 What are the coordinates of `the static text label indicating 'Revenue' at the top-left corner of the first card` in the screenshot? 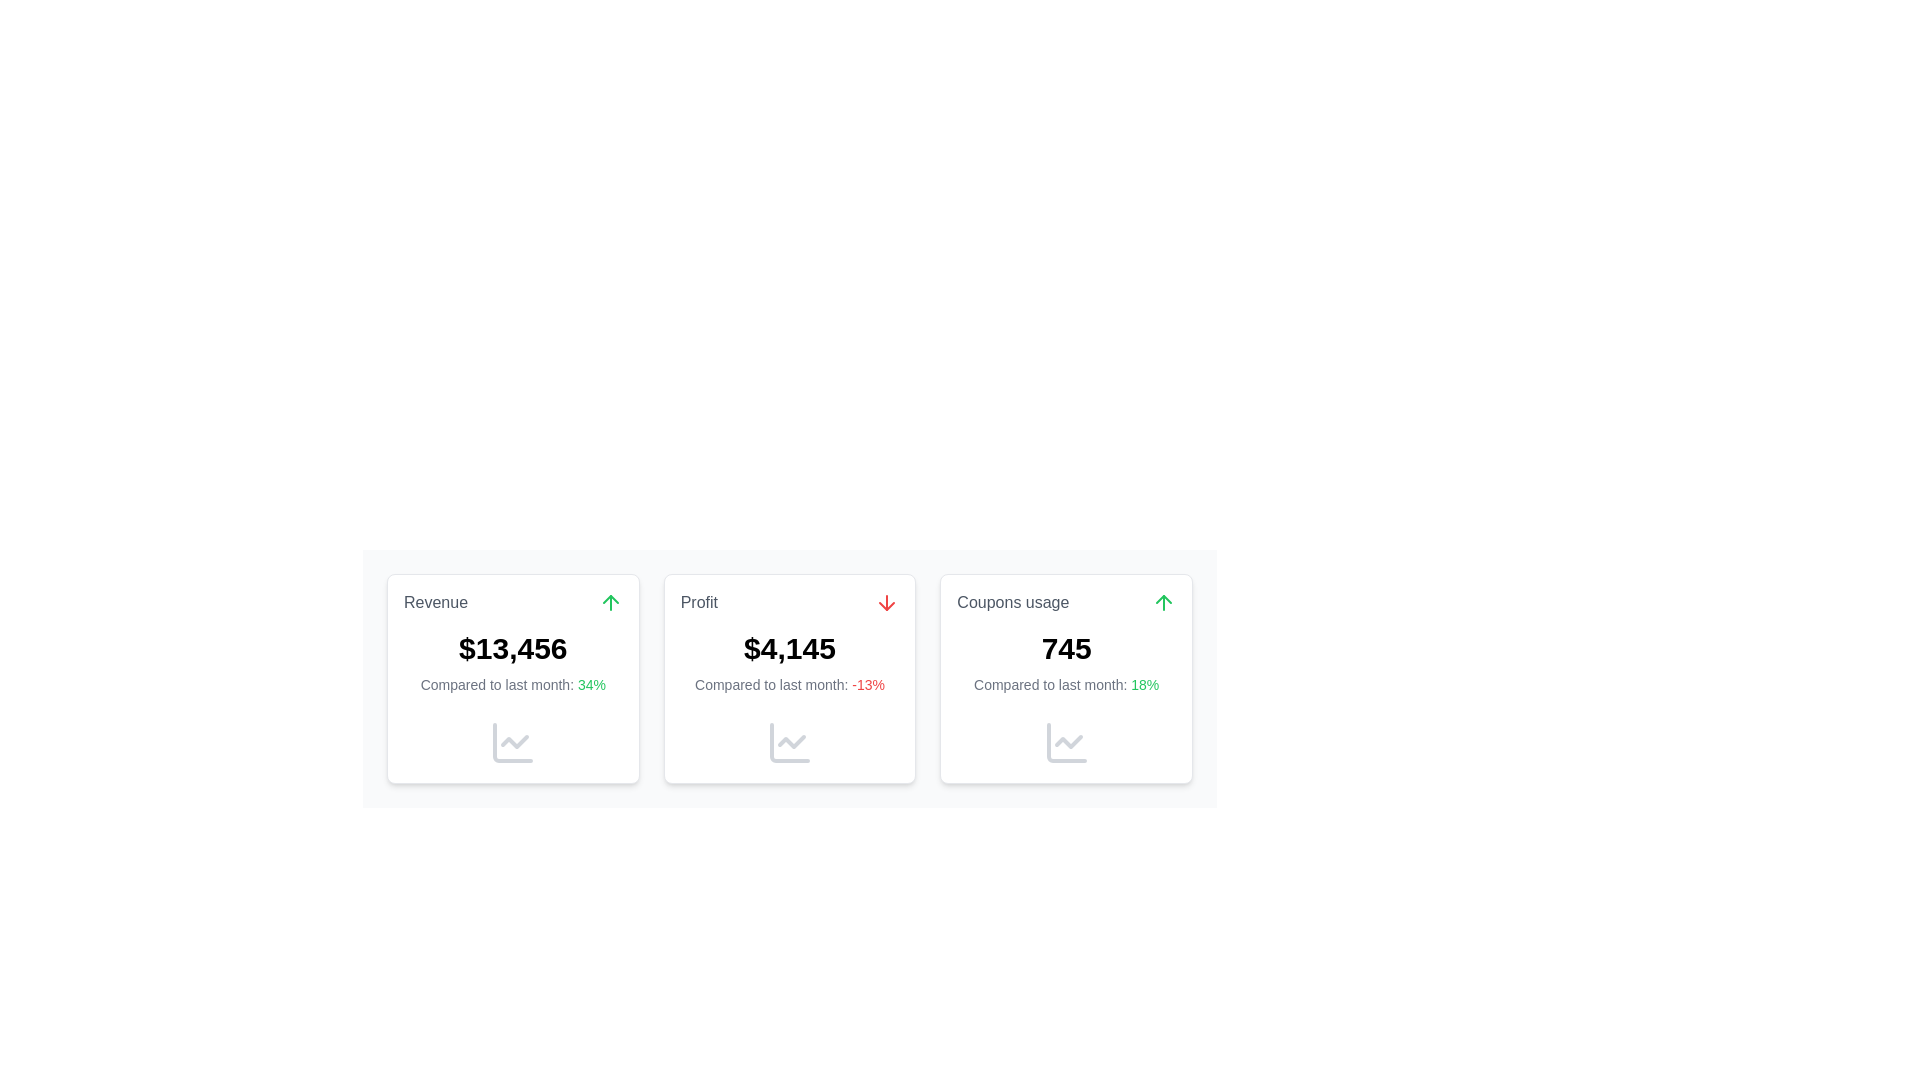 It's located at (435, 601).